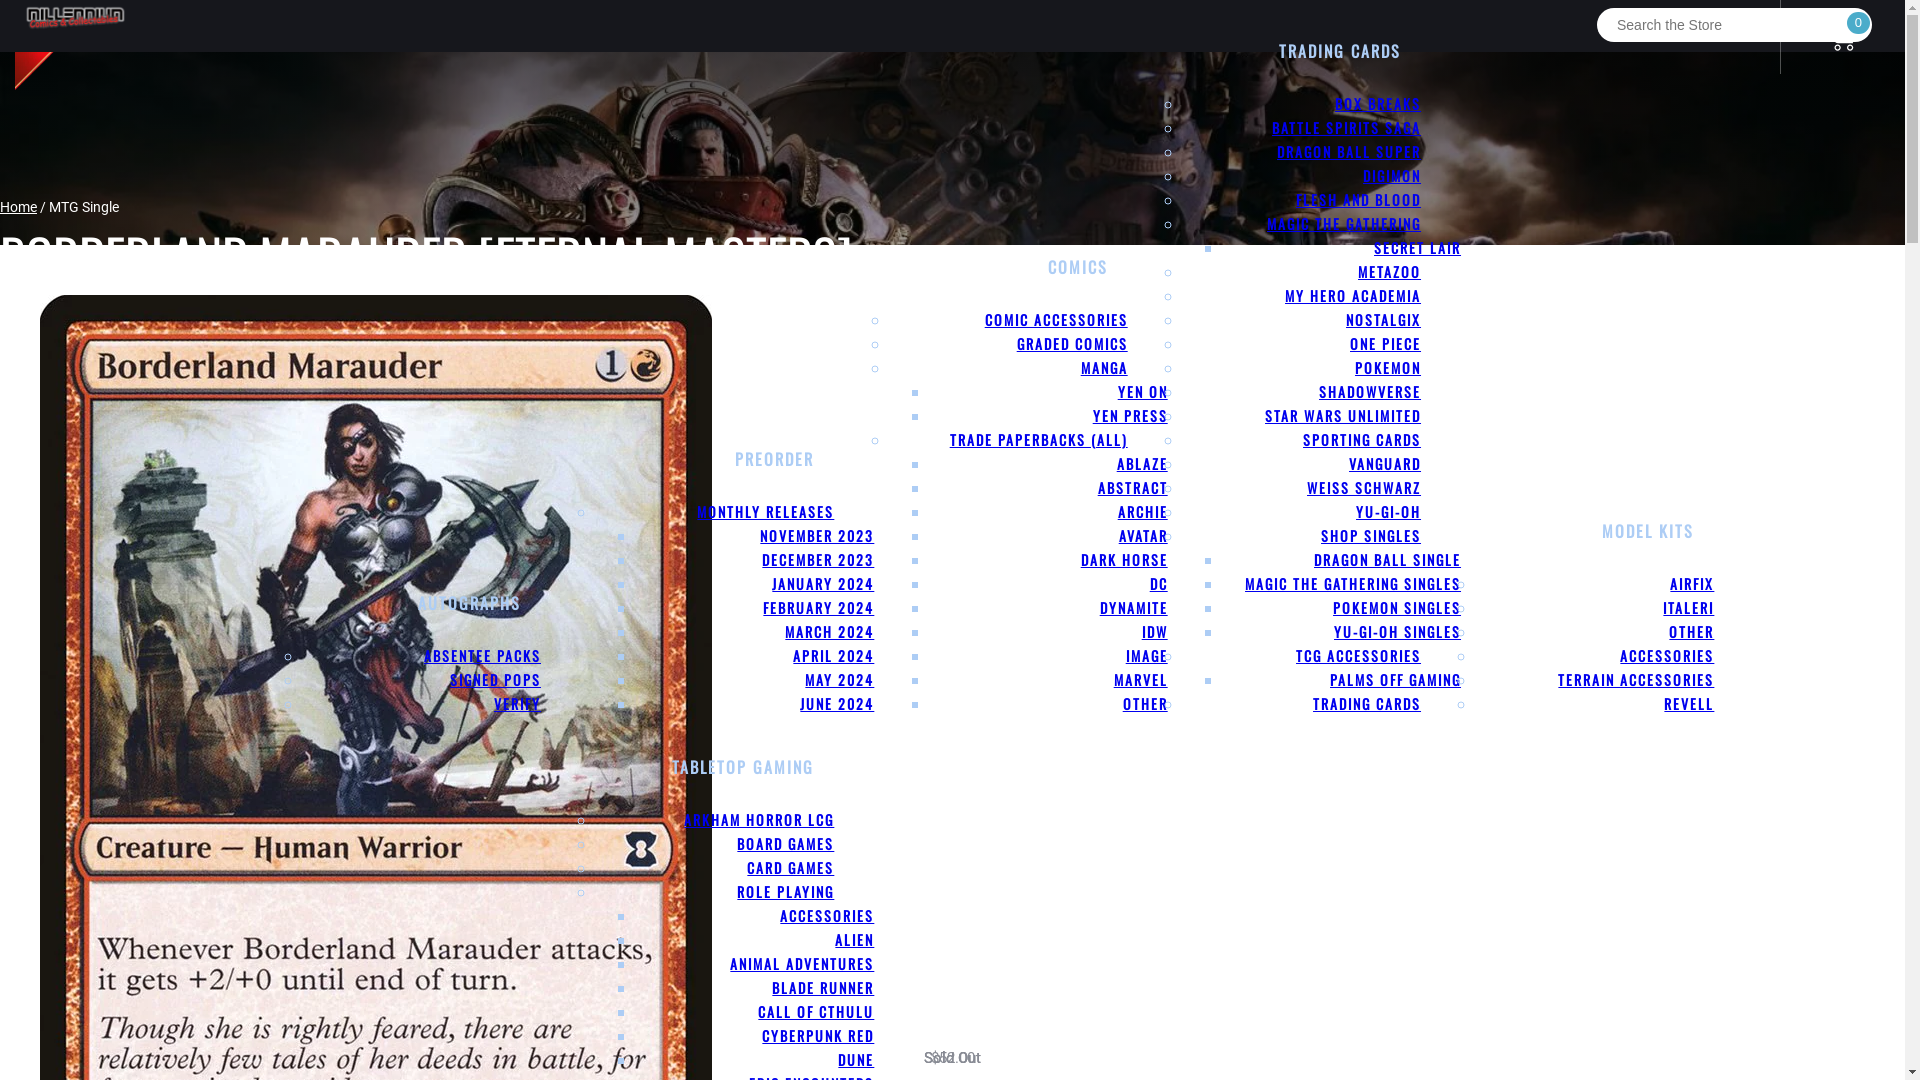 Image resolution: width=1920 pixels, height=1080 pixels. I want to click on 'YEN PRESS', so click(1130, 414).